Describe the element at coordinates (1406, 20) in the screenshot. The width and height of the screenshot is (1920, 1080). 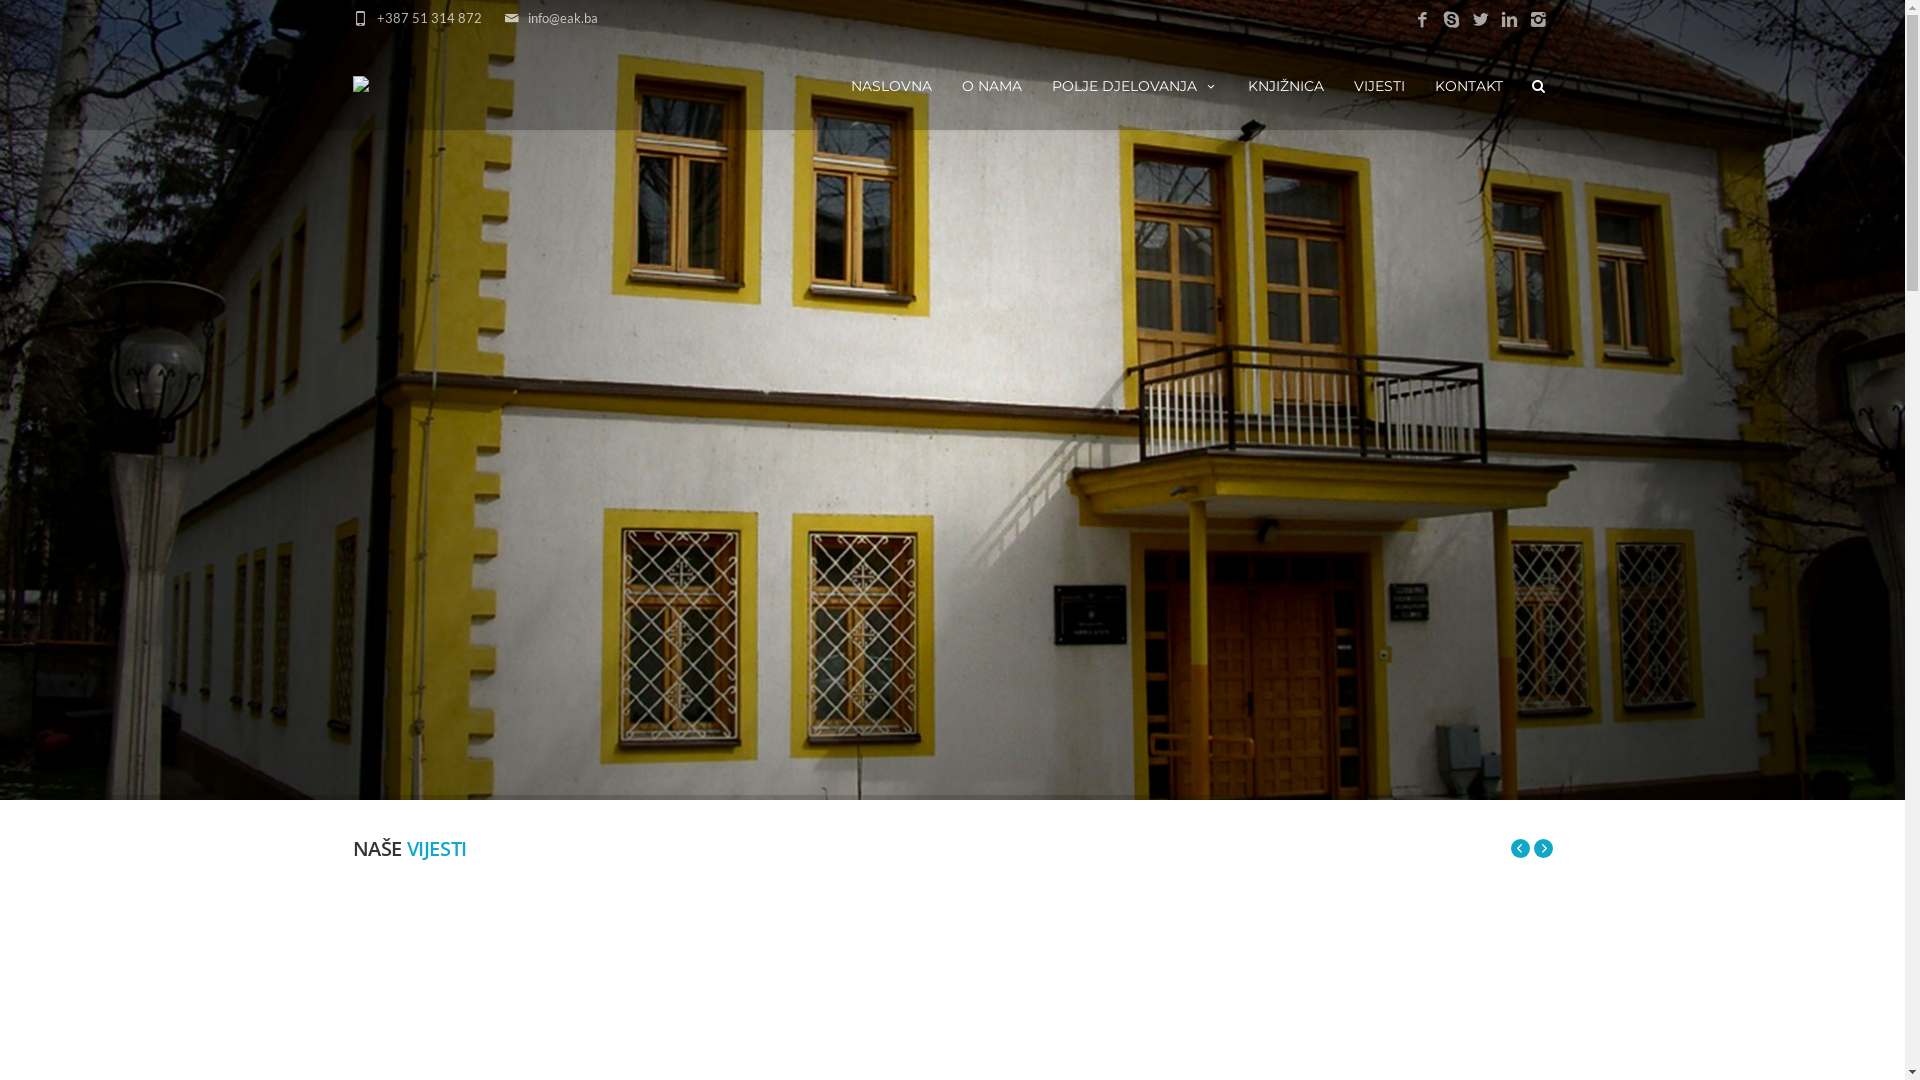
I see `'Facebook'` at that location.